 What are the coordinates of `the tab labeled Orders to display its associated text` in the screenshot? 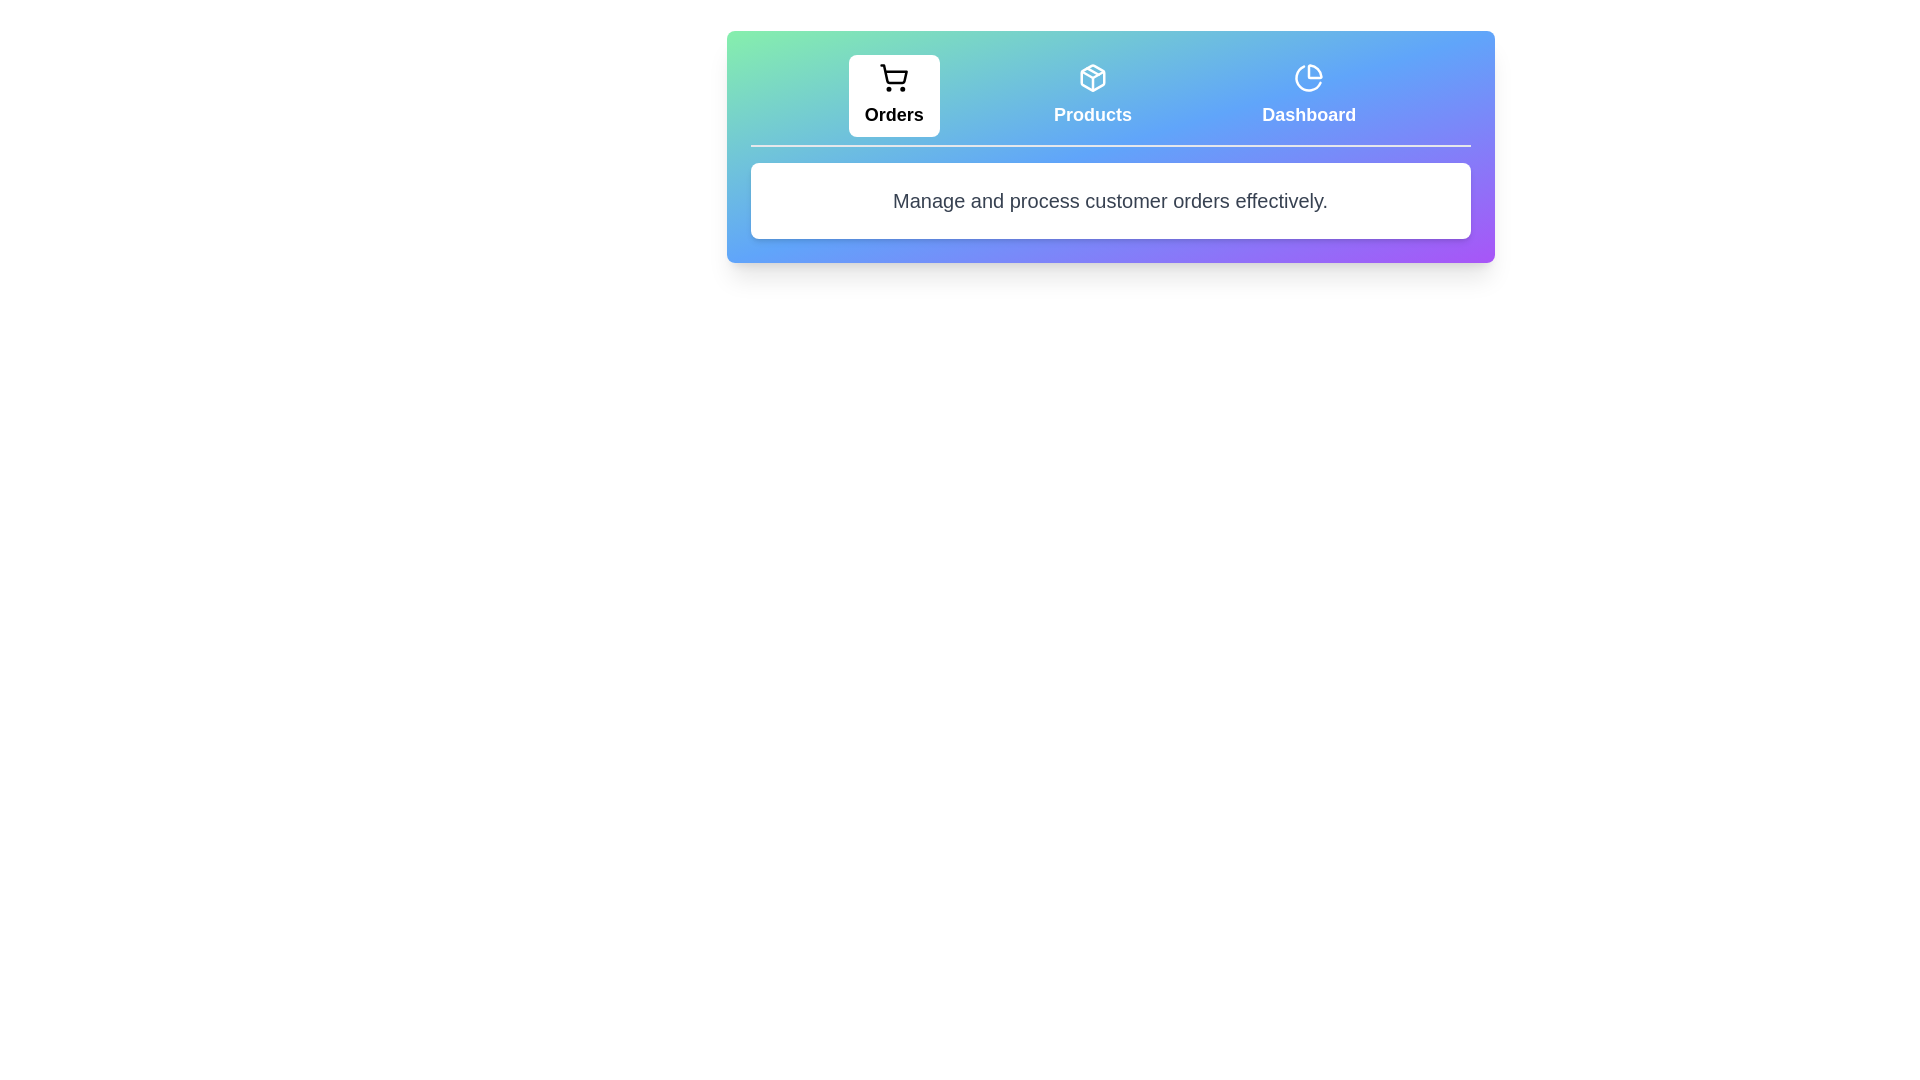 It's located at (893, 96).